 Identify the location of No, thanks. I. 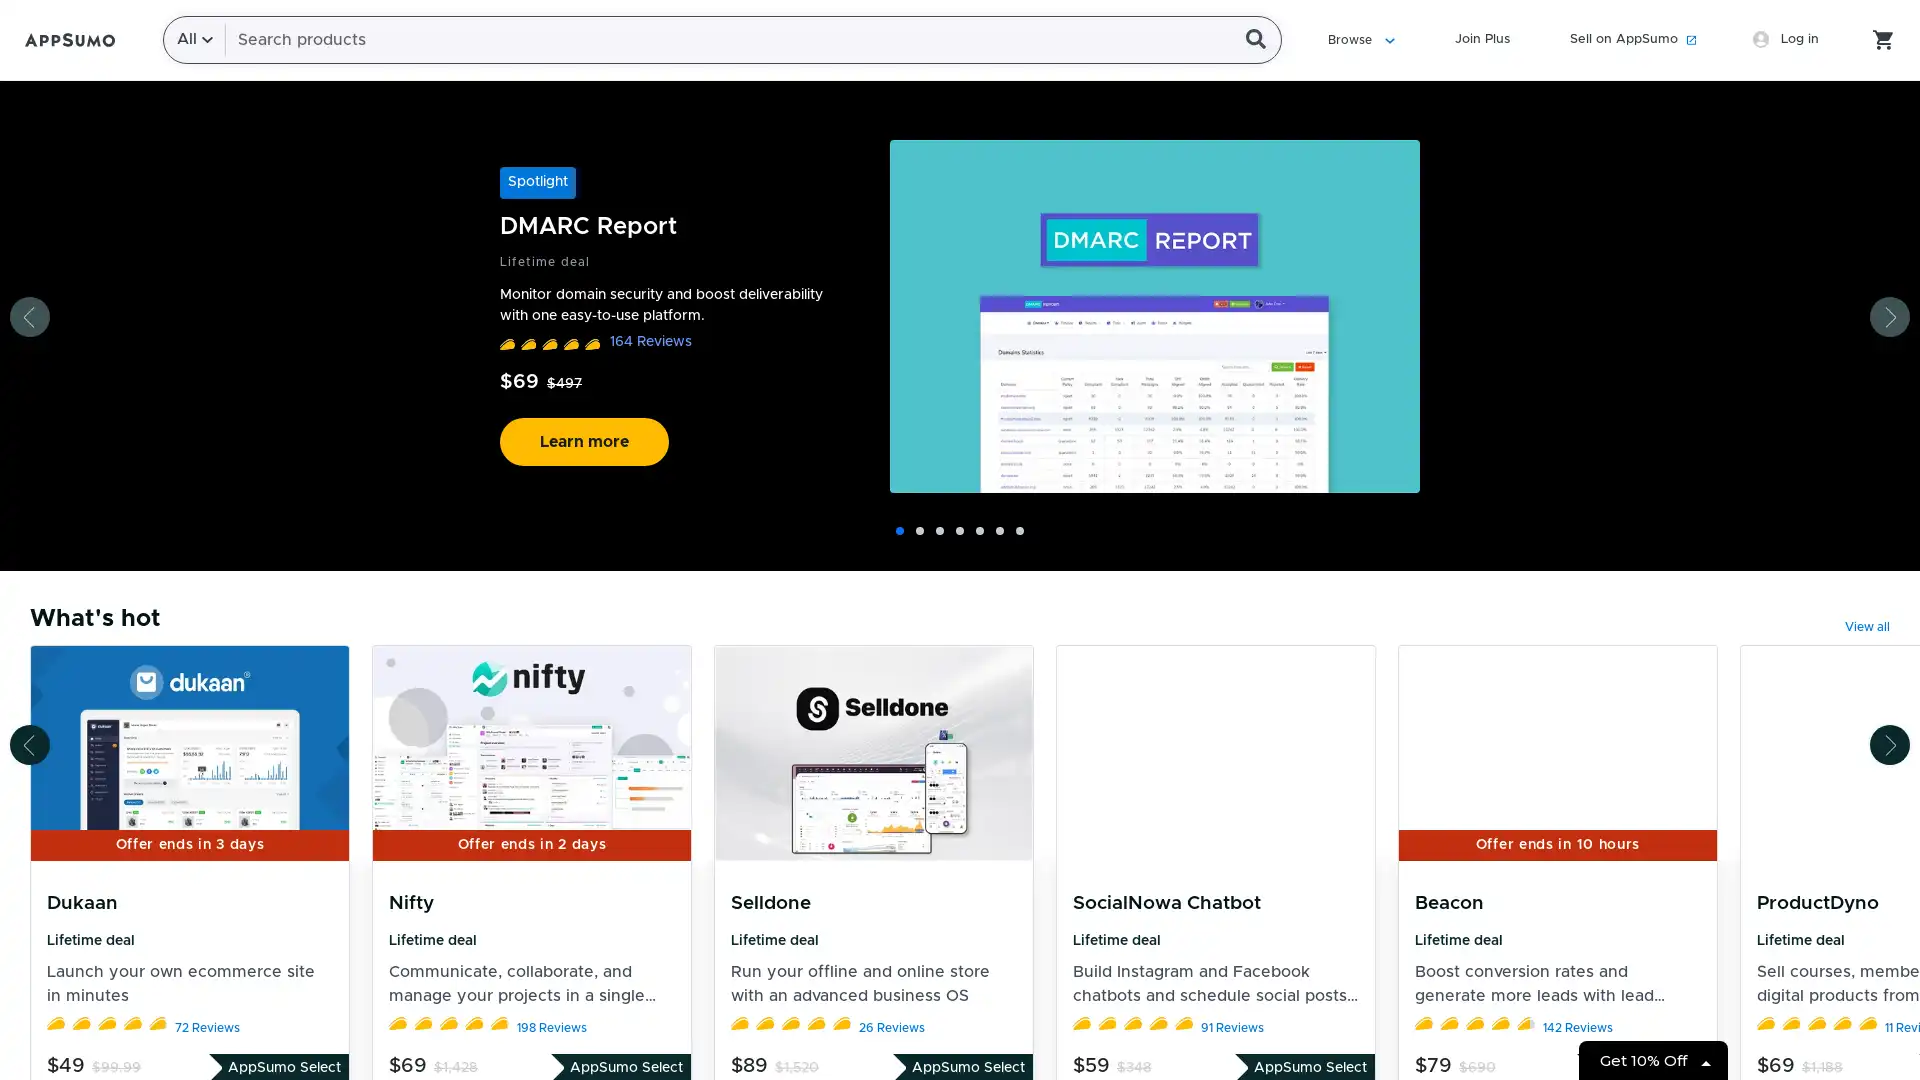
(964, 535).